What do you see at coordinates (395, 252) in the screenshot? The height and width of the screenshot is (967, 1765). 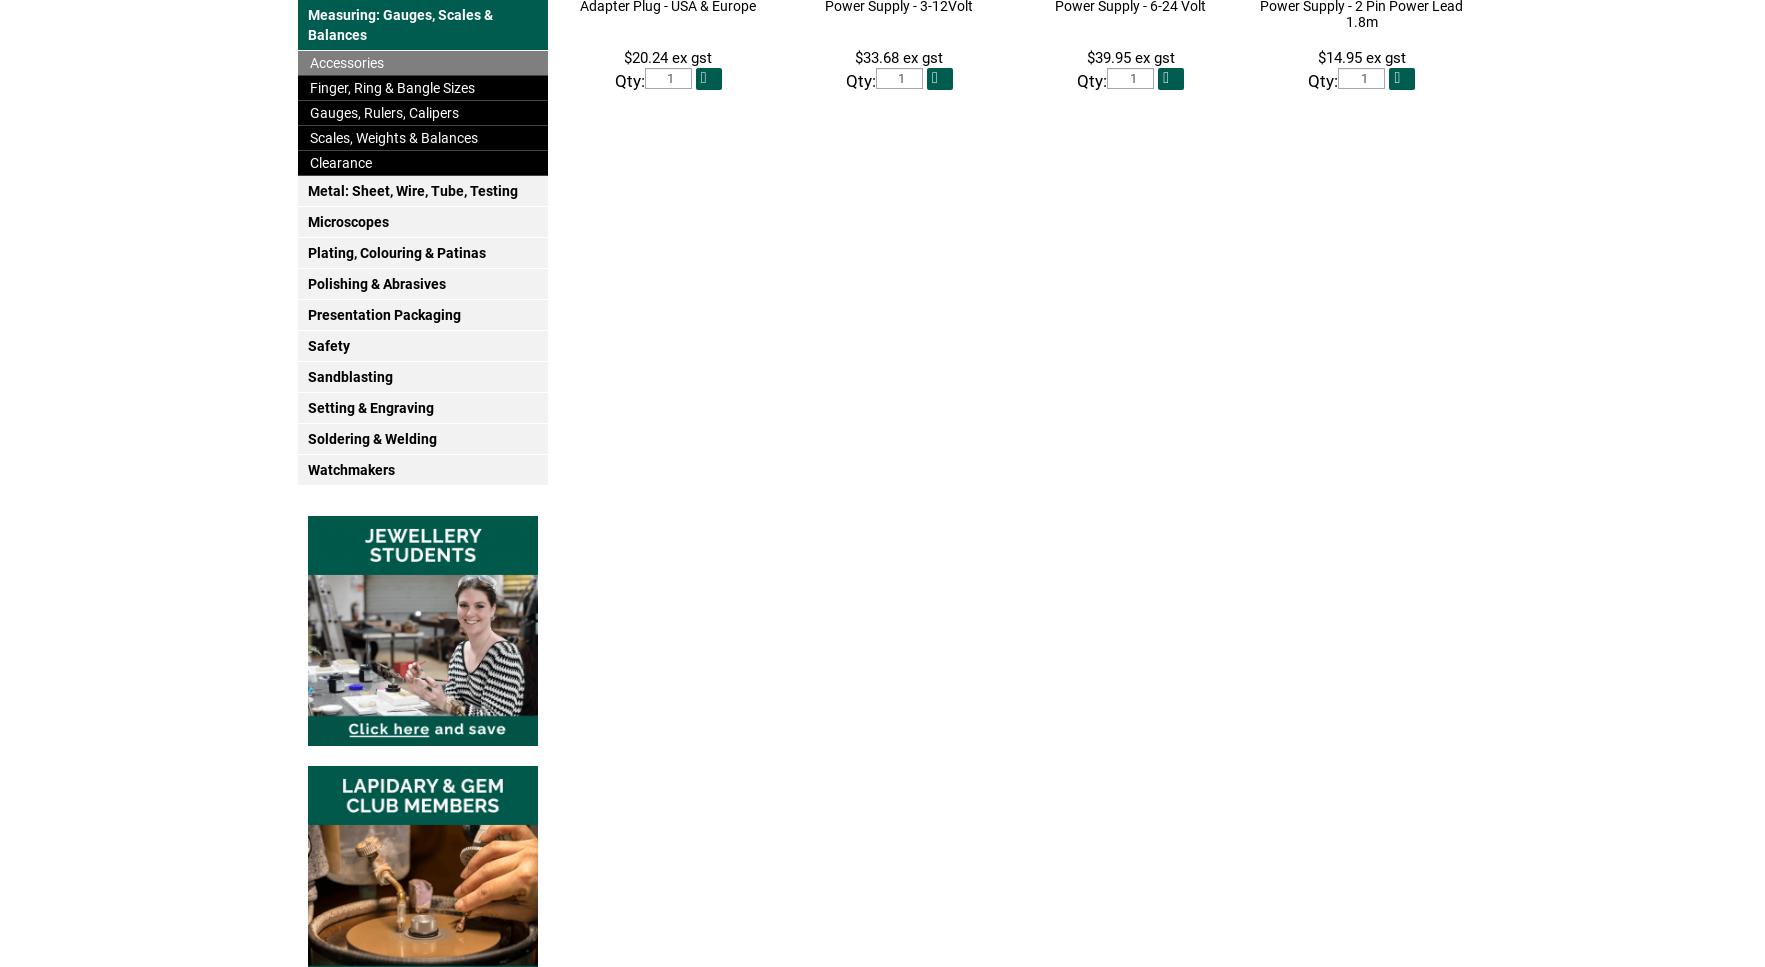 I see `'Plating, Colouring & Patinas'` at bounding box center [395, 252].